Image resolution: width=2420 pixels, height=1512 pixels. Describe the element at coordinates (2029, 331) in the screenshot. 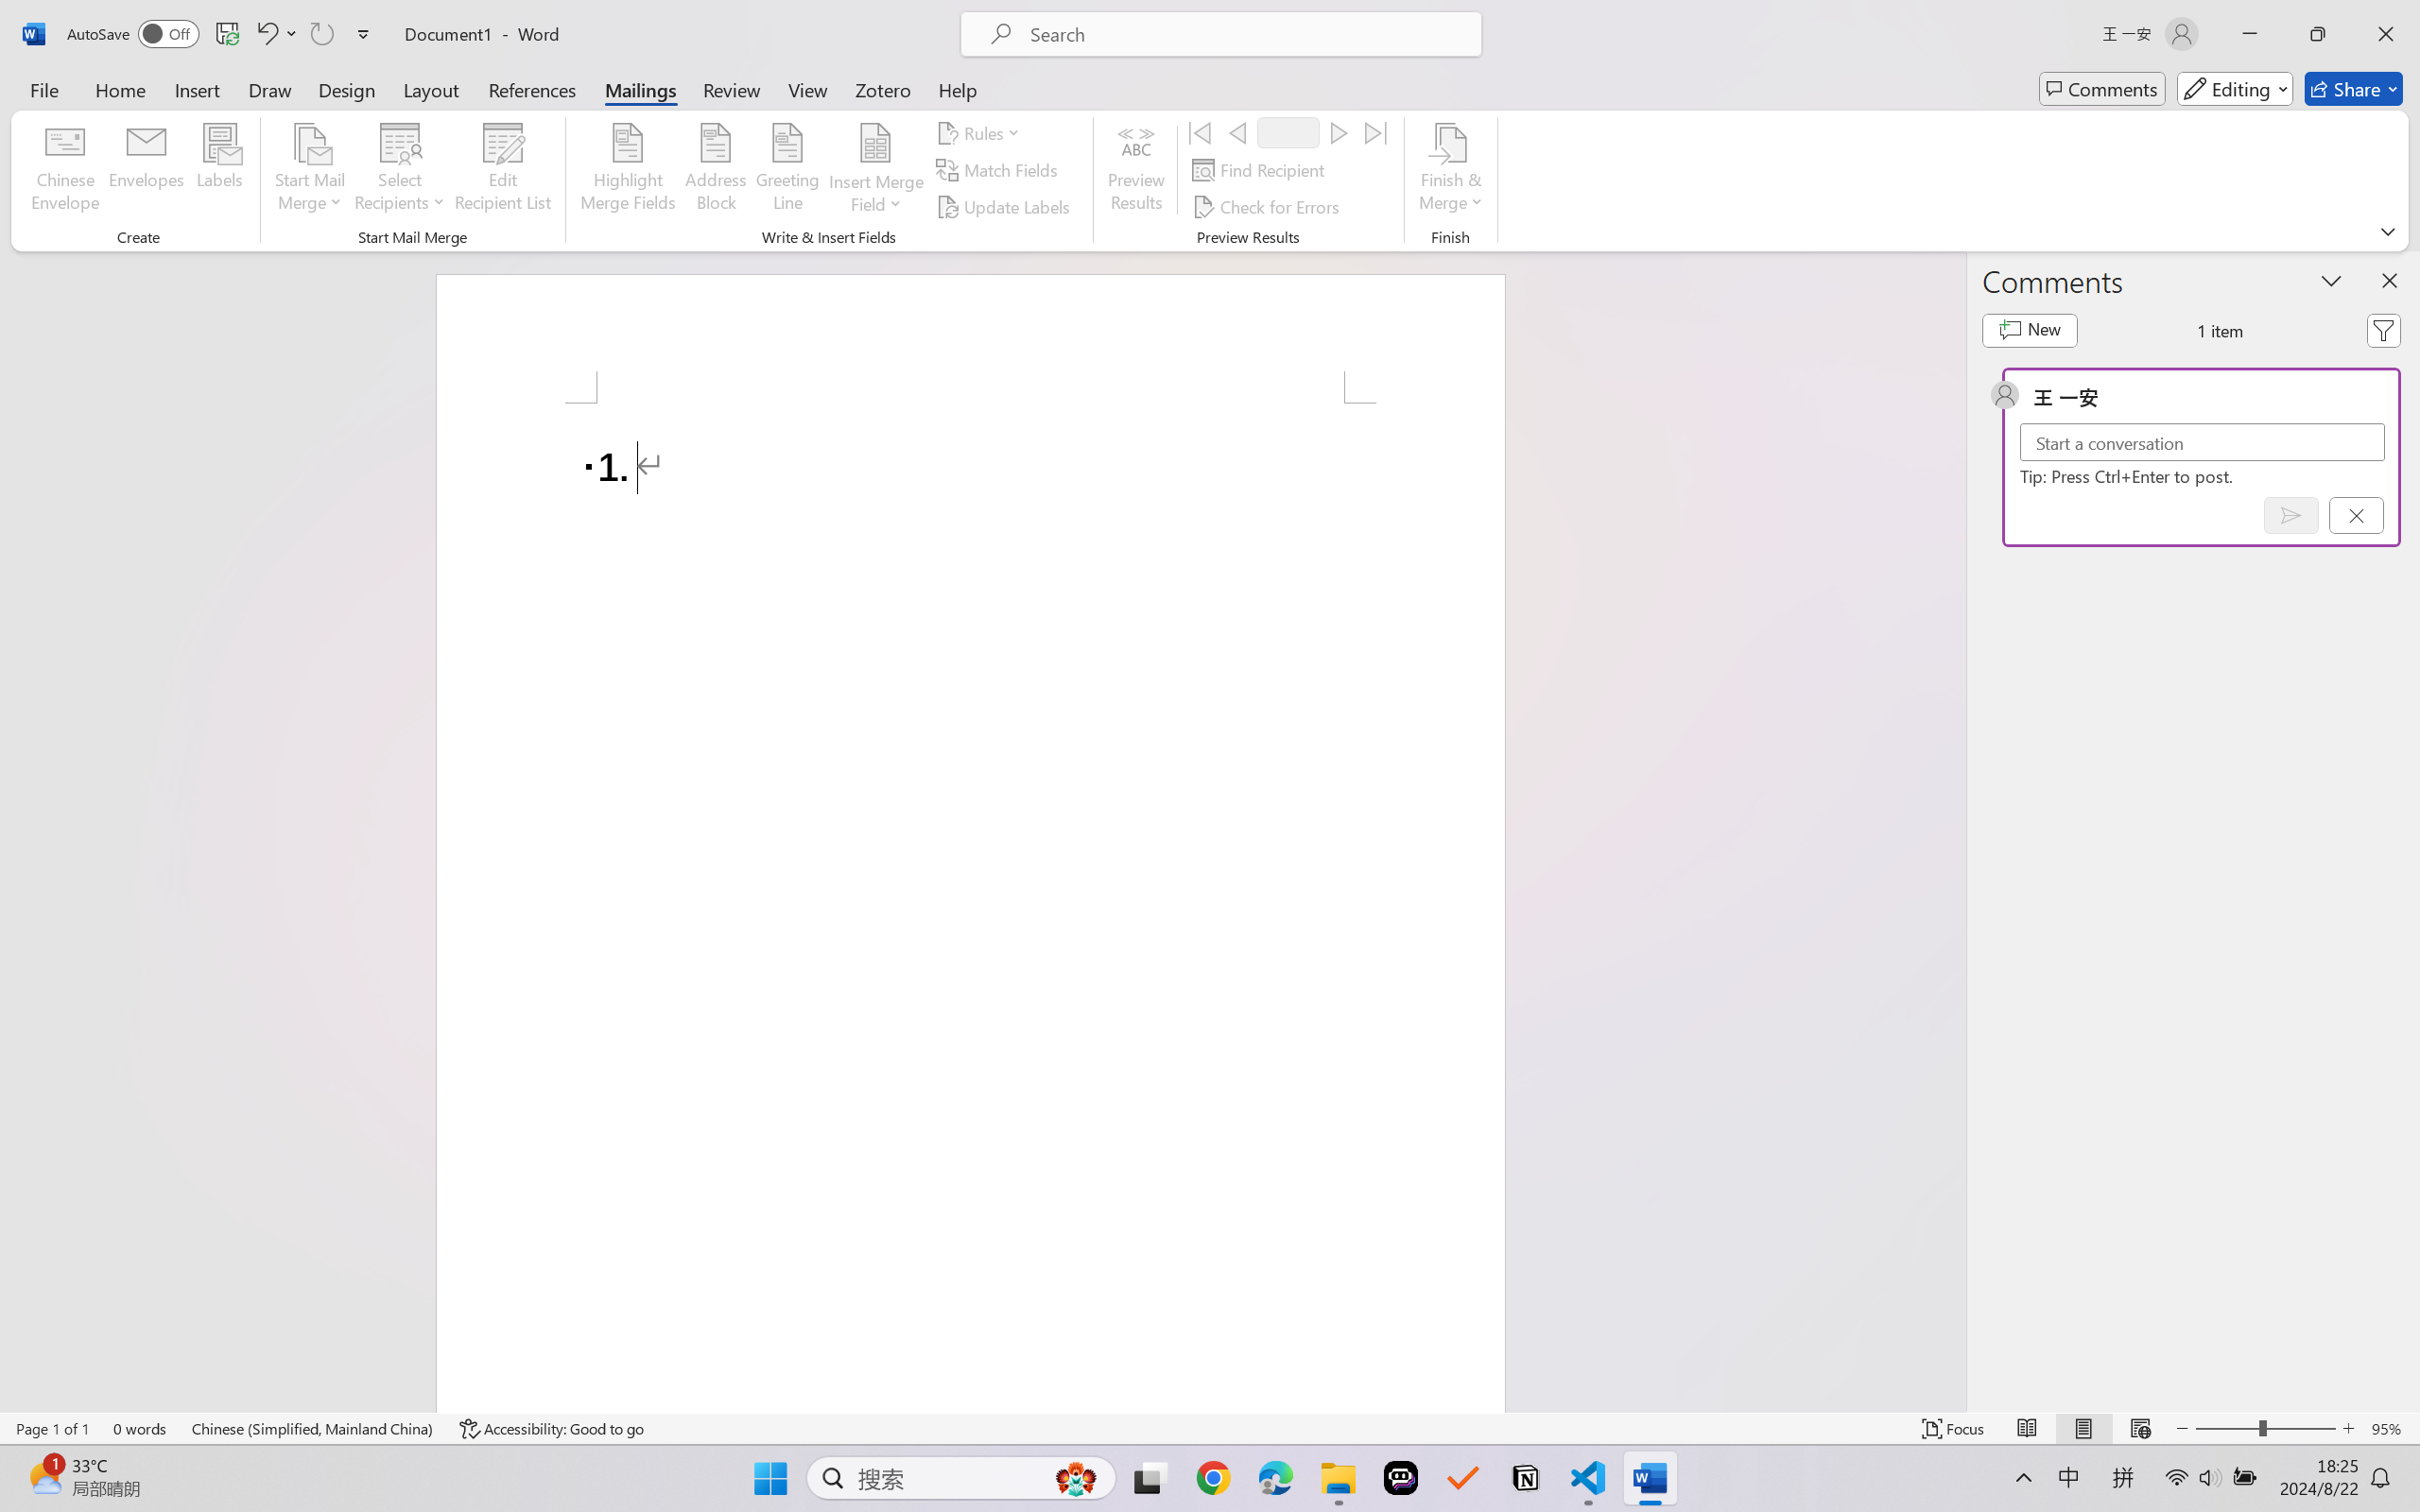

I see `'New comment'` at that location.